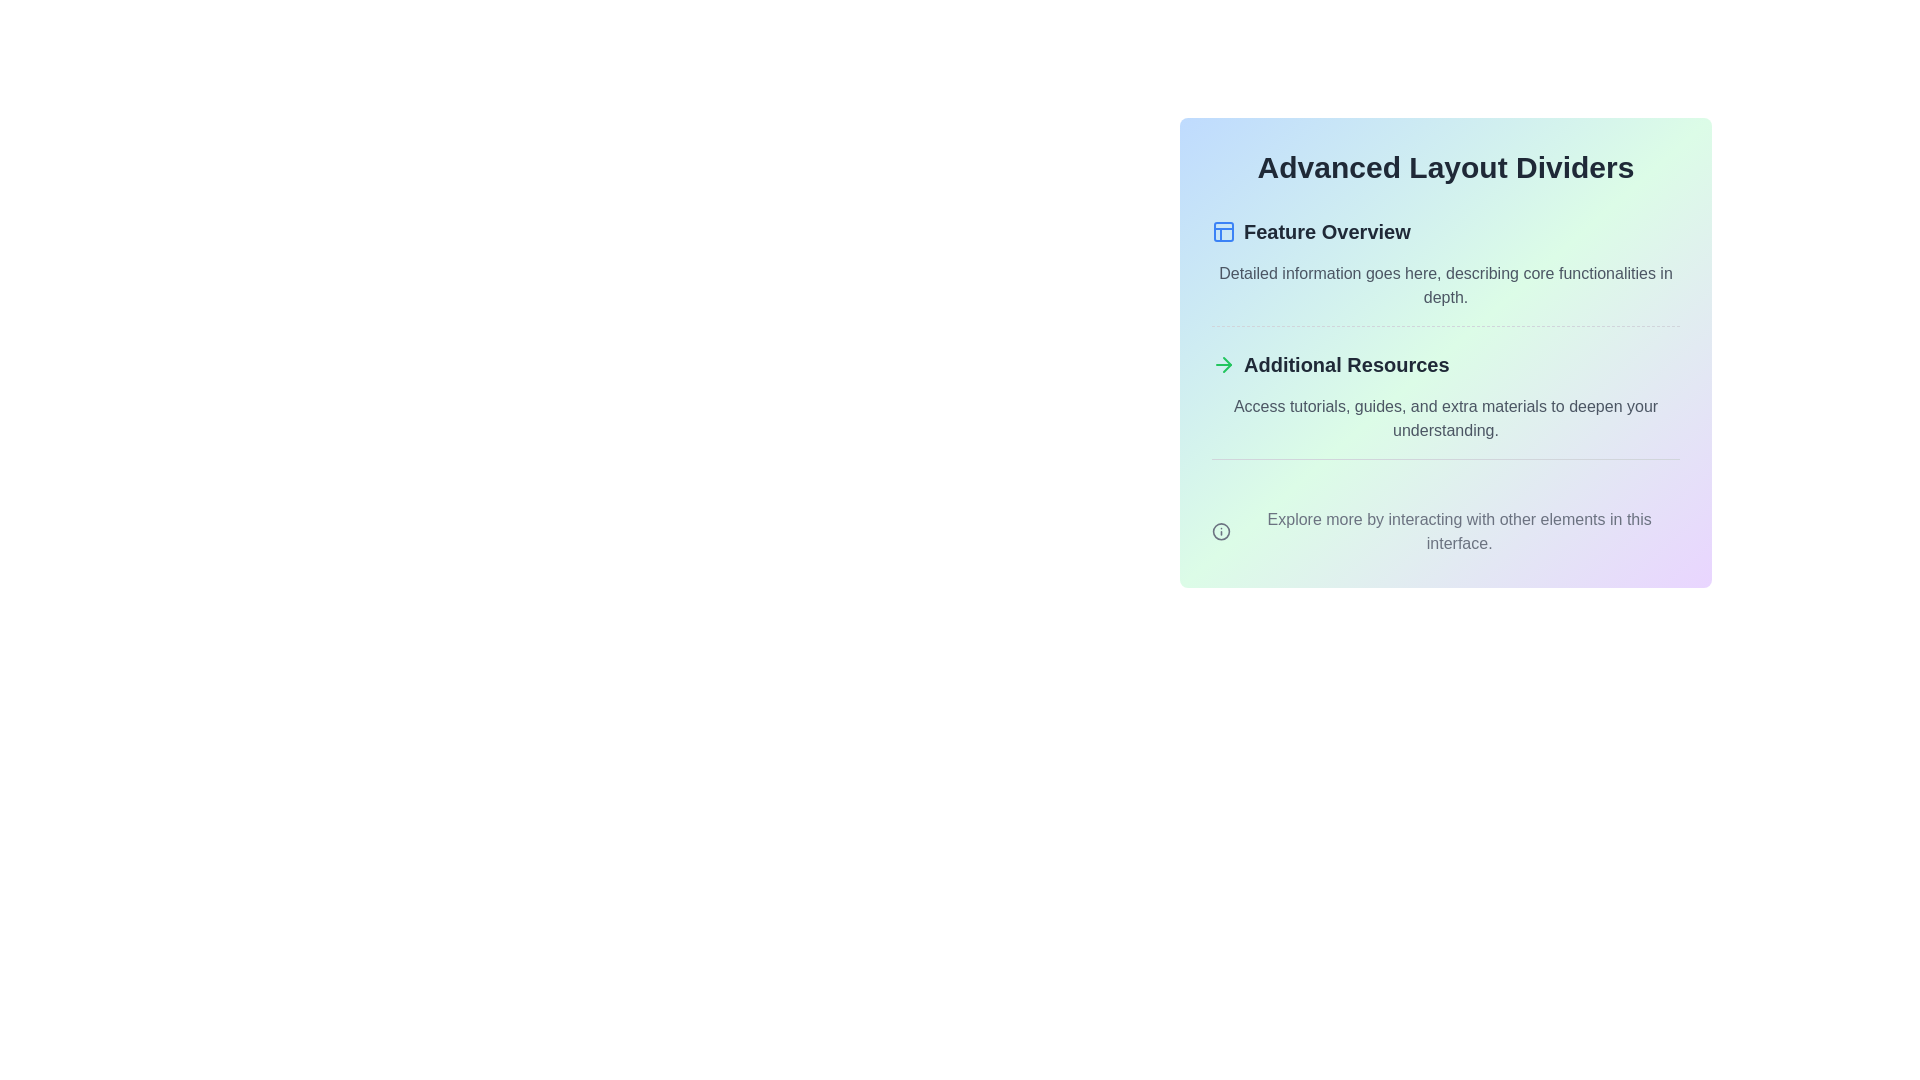  What do you see at coordinates (1445, 418) in the screenshot?
I see `text content 'Access tutorials, guides, and extra materials to deepen your understanding.' located in the 'Additional Resources' section below the 'Advanced Layout Dividers' header` at bounding box center [1445, 418].